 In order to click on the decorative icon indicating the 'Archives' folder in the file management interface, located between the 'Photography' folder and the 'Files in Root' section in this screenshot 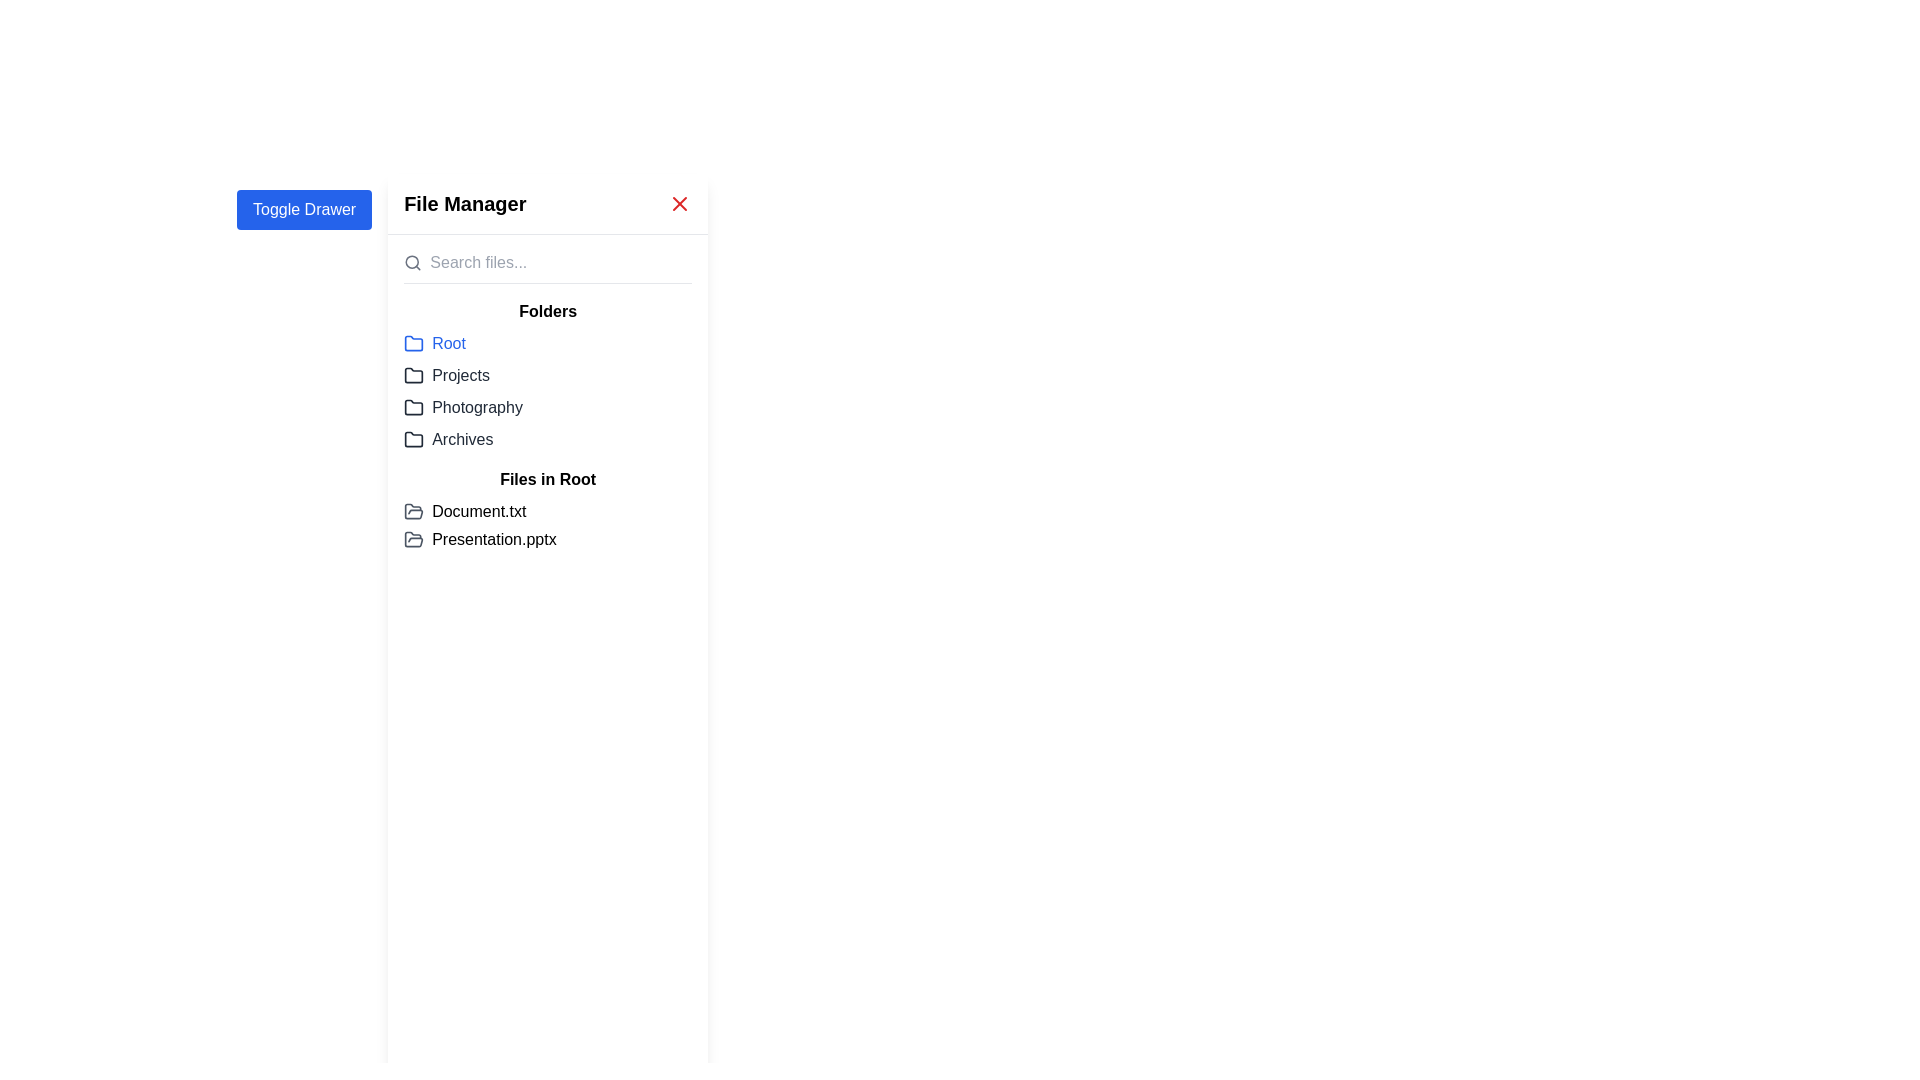, I will do `click(413, 438)`.